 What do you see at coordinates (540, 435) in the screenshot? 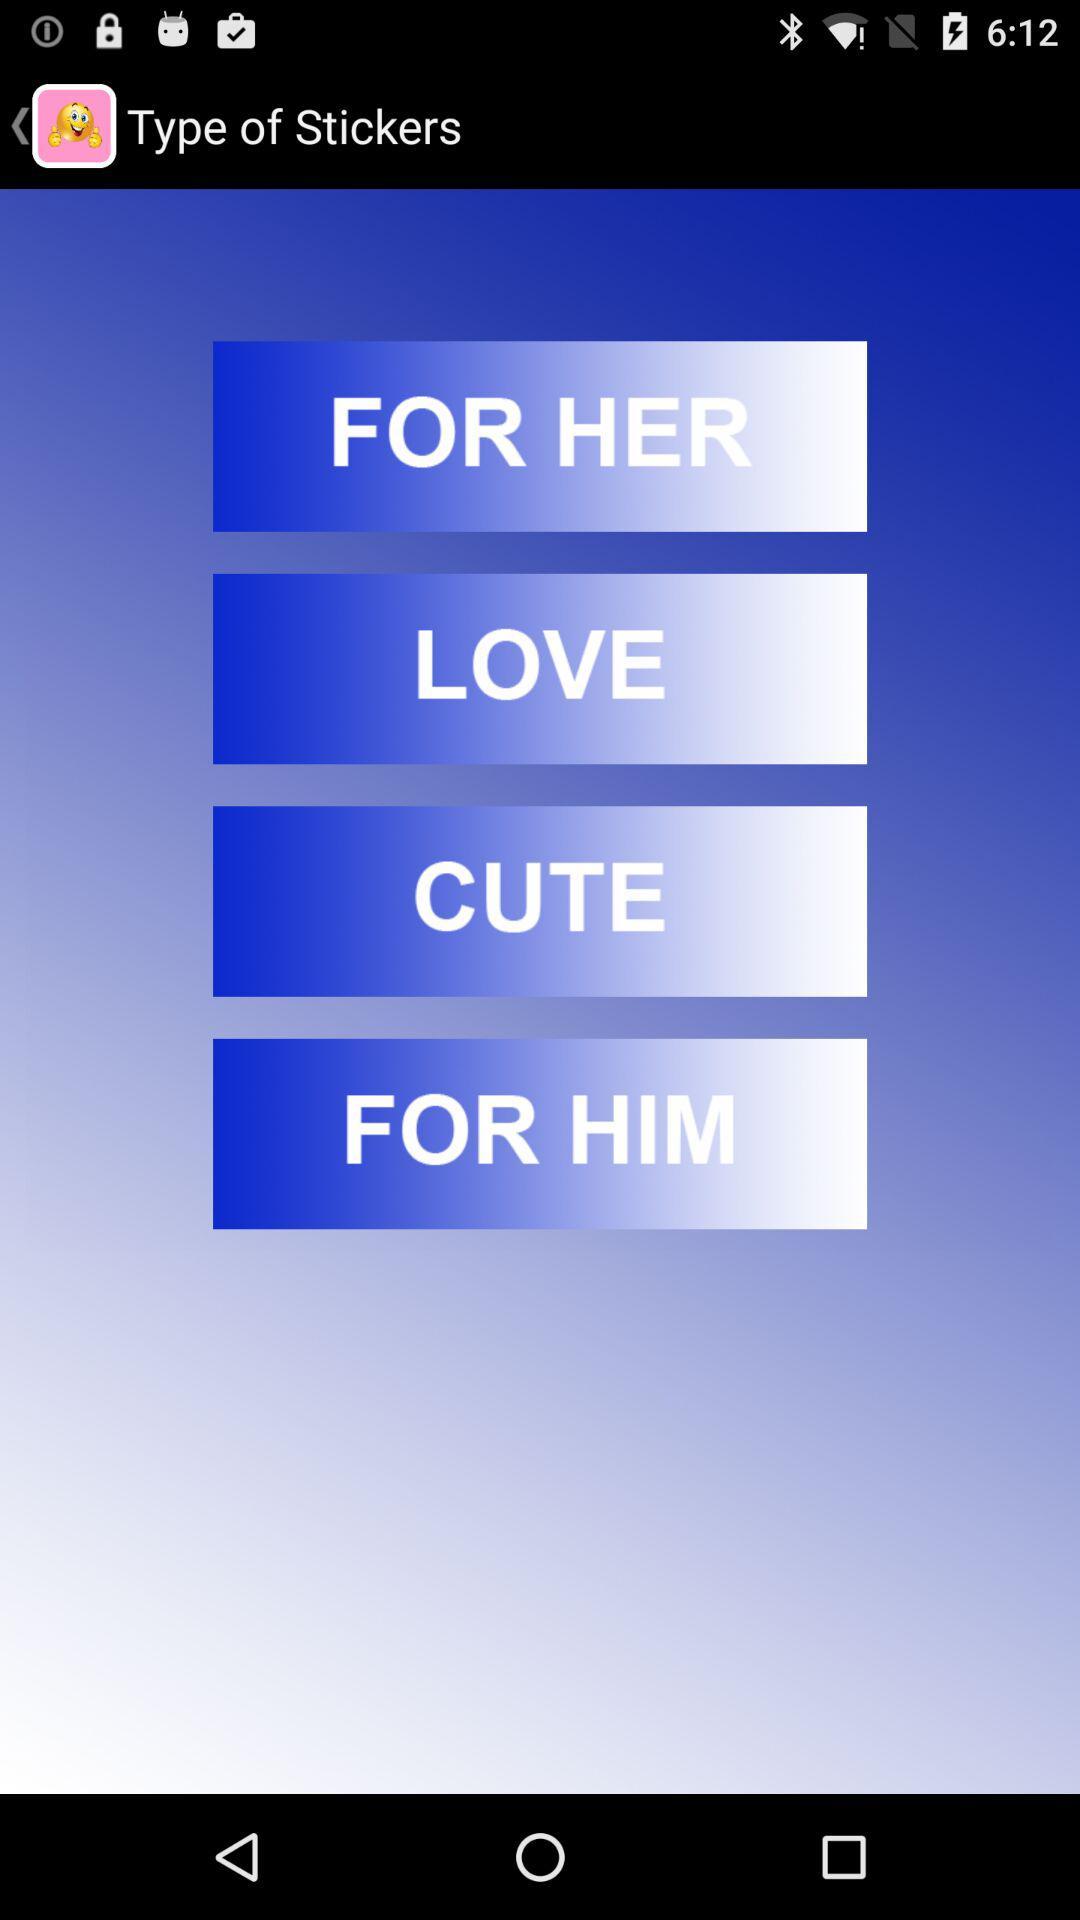
I see `item at the top` at bounding box center [540, 435].